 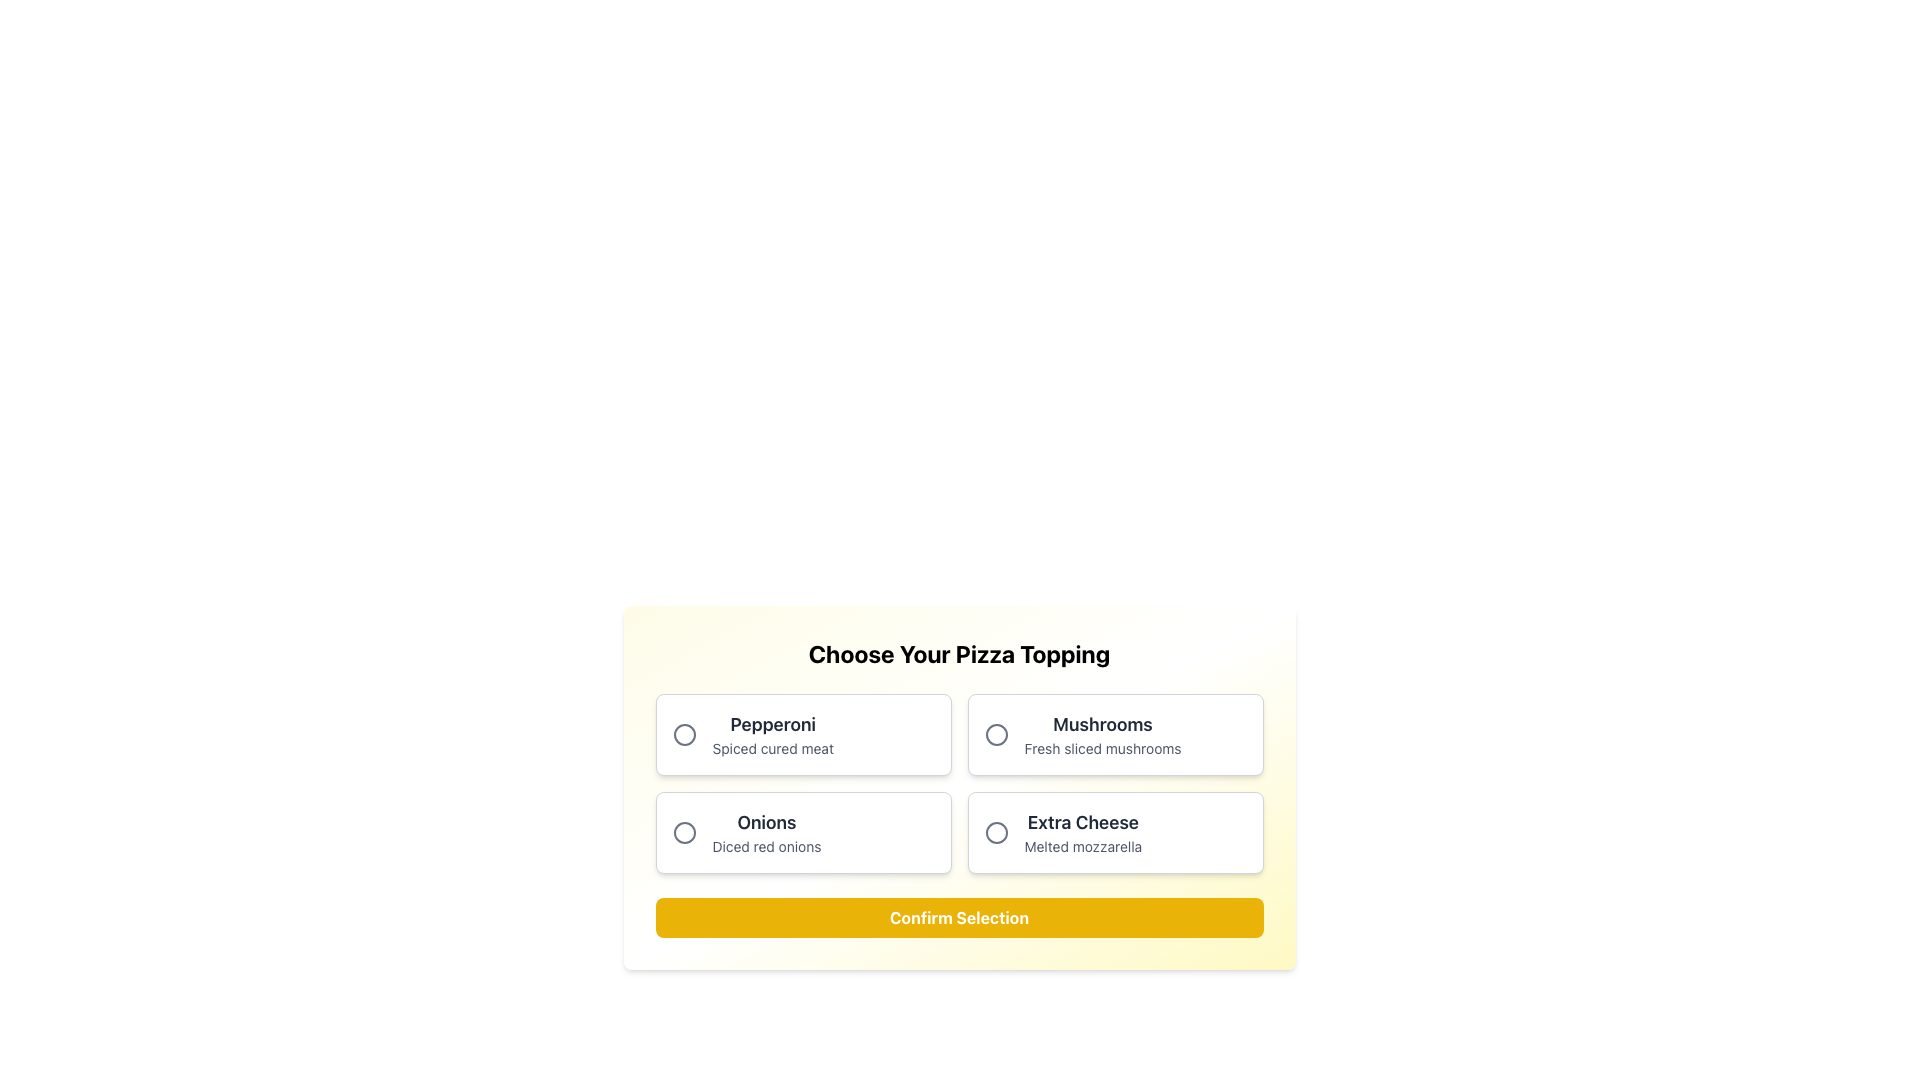 I want to click on the circular icon with a thin gray border located in the 'Mushrooms' pizza topping option card, which is the second option in the top row of the selection grid, so click(x=996, y=735).